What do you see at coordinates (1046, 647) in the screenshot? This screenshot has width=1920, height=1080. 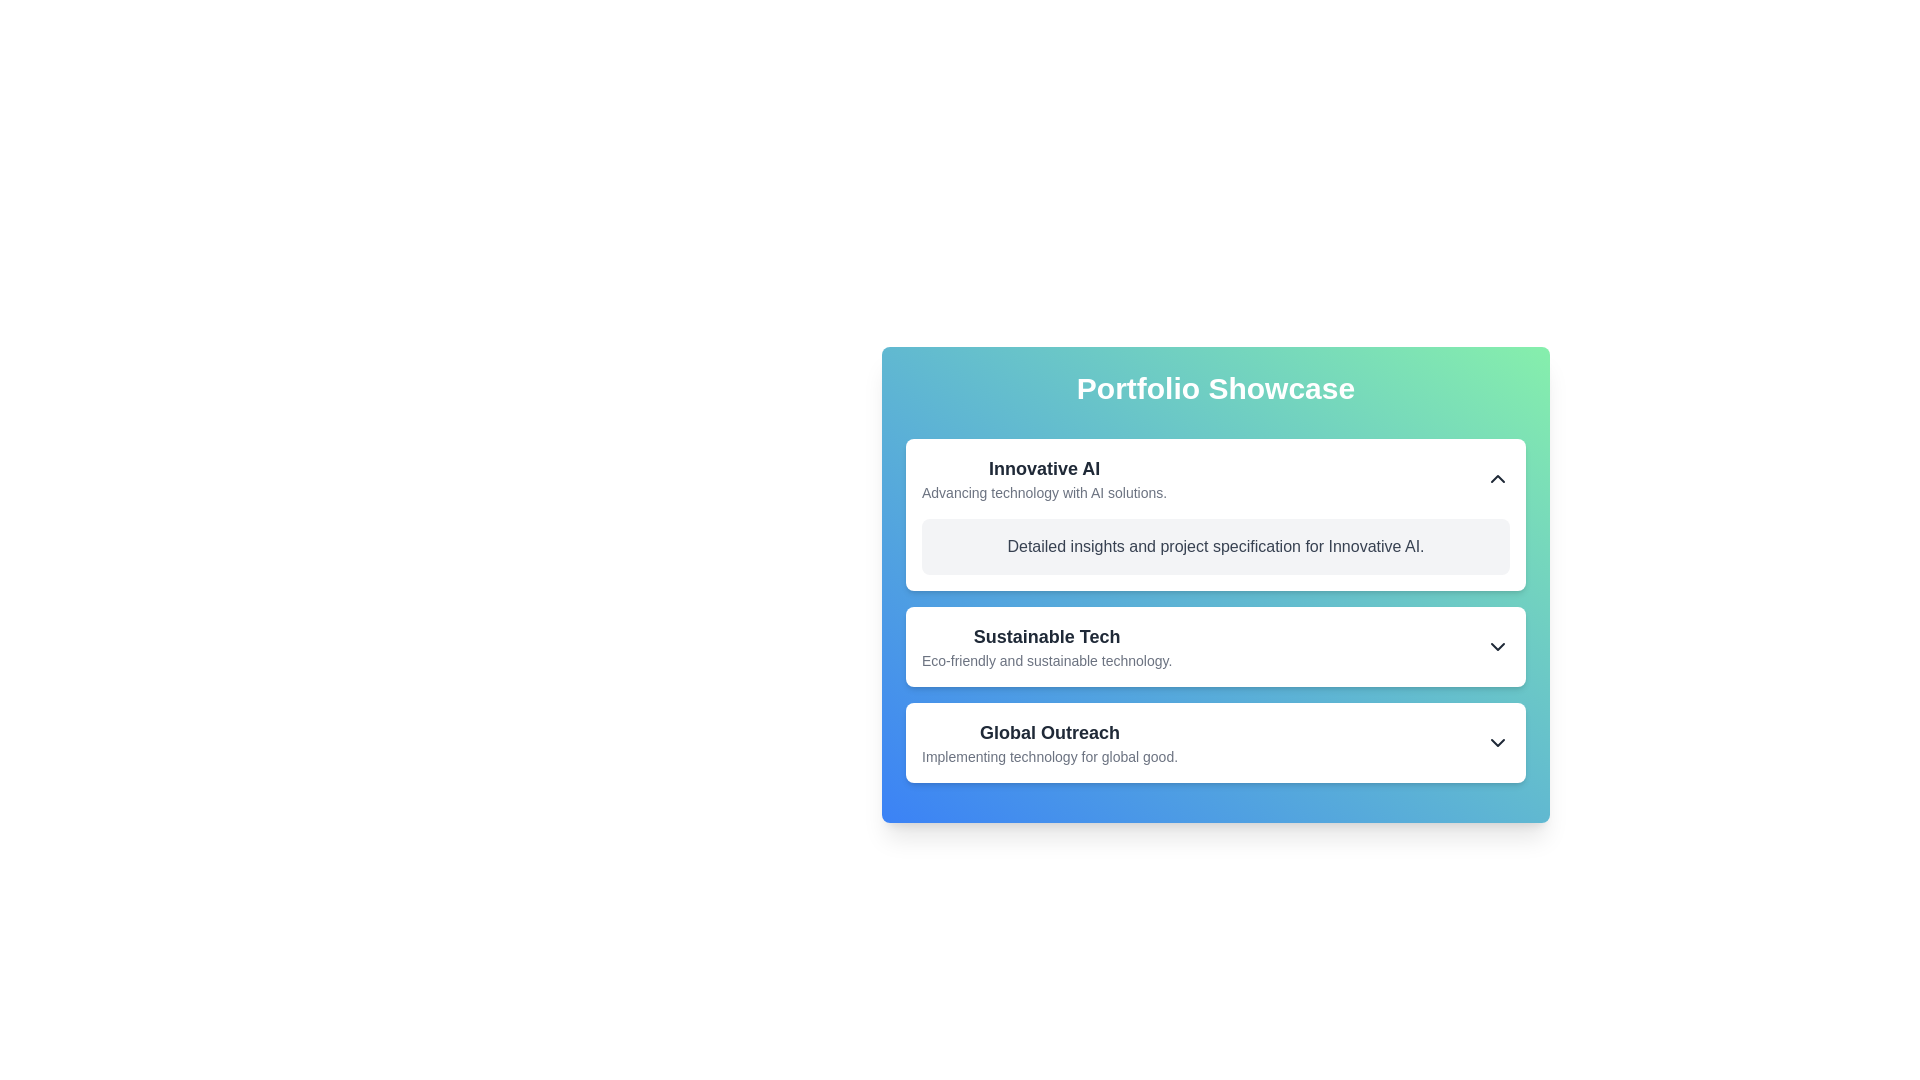 I see `the descriptive text component titled 'Sustainable Tech' to enhance accessibility` at bounding box center [1046, 647].